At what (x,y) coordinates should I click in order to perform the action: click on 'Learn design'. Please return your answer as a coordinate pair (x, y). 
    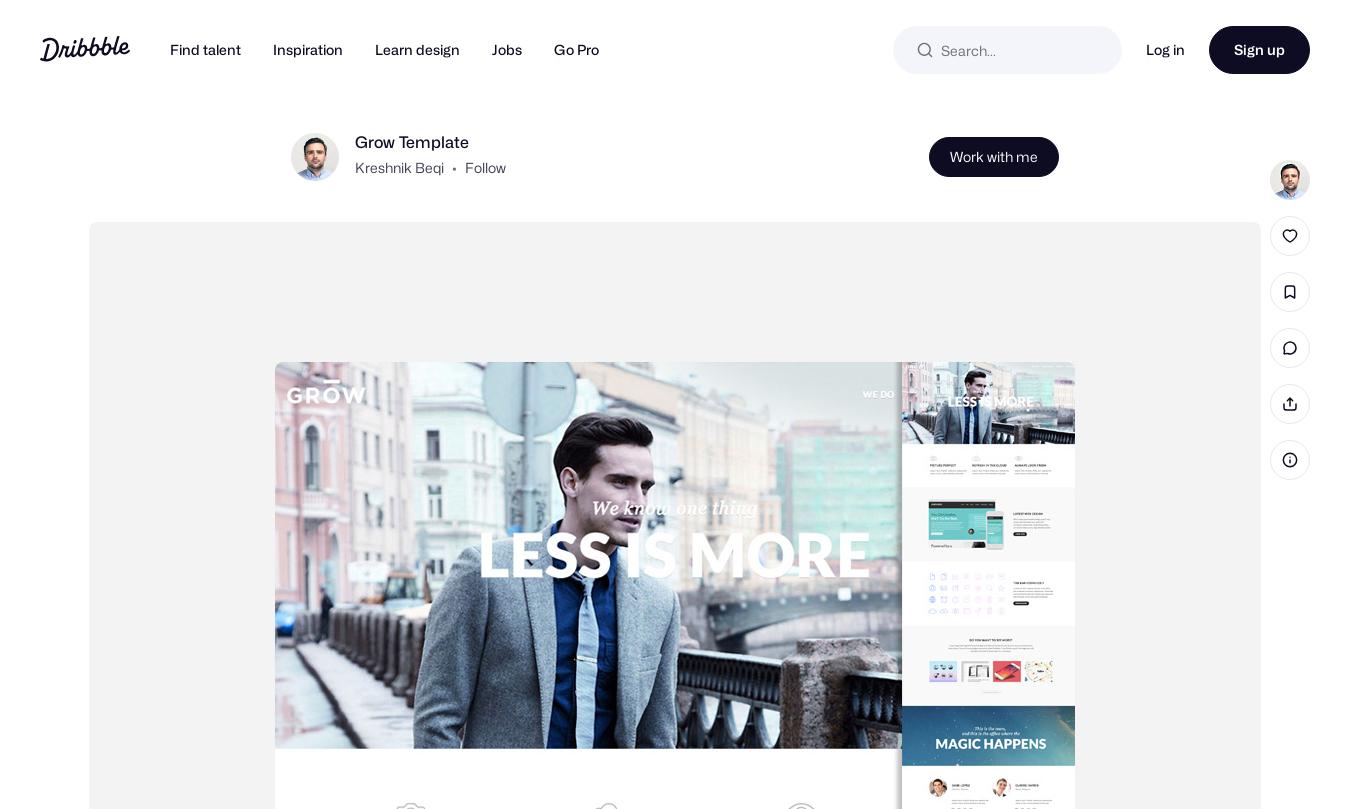
    Looking at the image, I should click on (417, 49).